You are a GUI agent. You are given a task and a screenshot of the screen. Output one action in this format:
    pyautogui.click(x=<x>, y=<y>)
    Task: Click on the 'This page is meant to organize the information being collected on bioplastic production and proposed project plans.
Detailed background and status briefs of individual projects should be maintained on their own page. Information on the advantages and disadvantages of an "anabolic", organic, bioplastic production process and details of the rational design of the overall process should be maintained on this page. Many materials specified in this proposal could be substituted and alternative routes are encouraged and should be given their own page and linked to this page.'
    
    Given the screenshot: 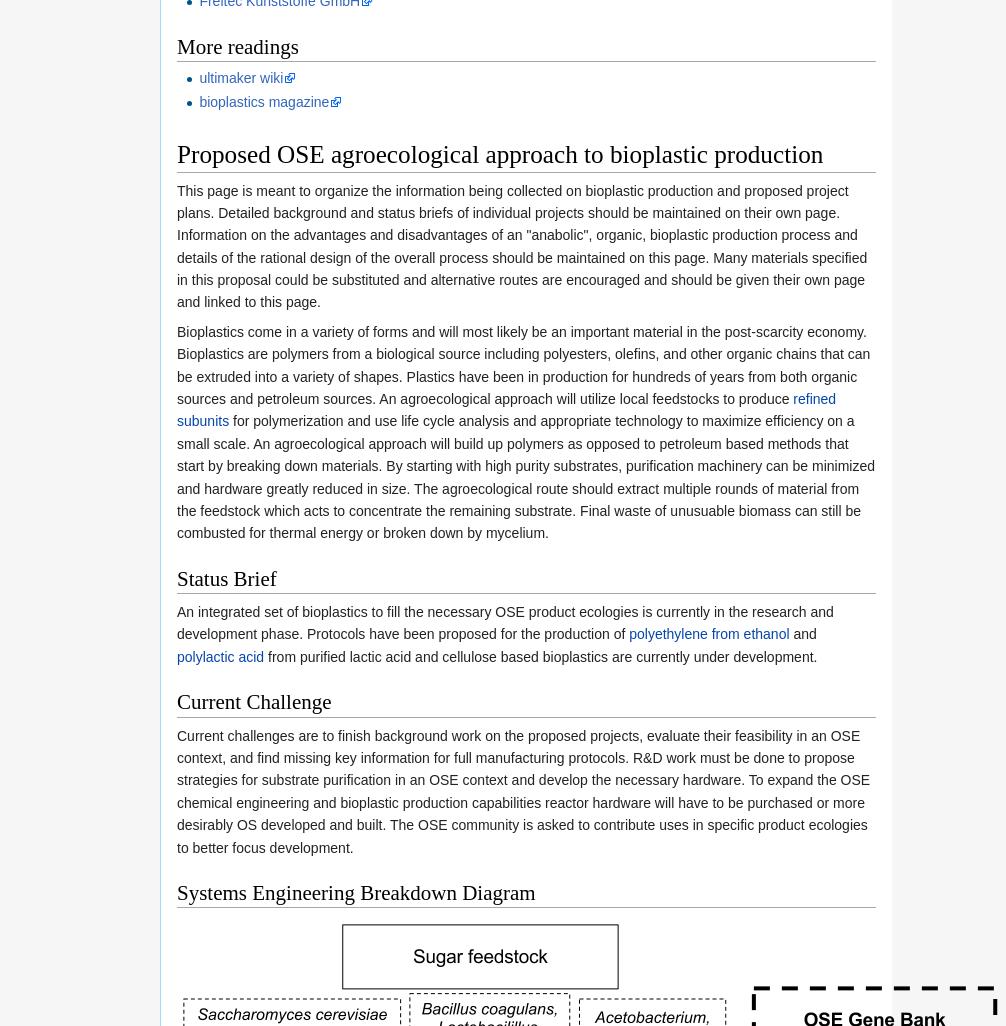 What is the action you would take?
    pyautogui.click(x=522, y=246)
    